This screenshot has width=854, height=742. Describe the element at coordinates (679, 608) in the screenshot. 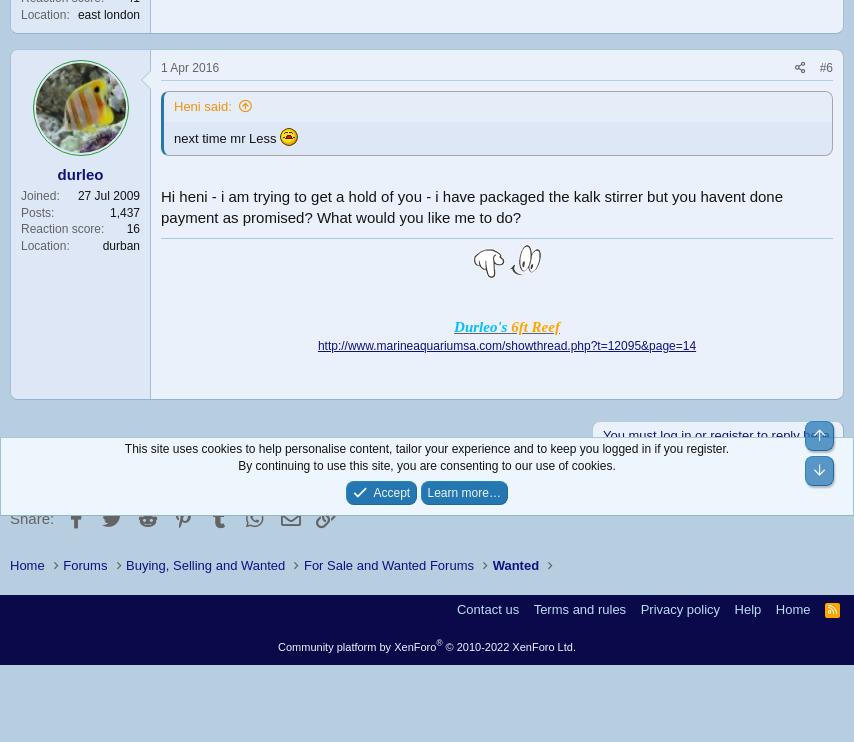

I see `'Privacy policy'` at that location.